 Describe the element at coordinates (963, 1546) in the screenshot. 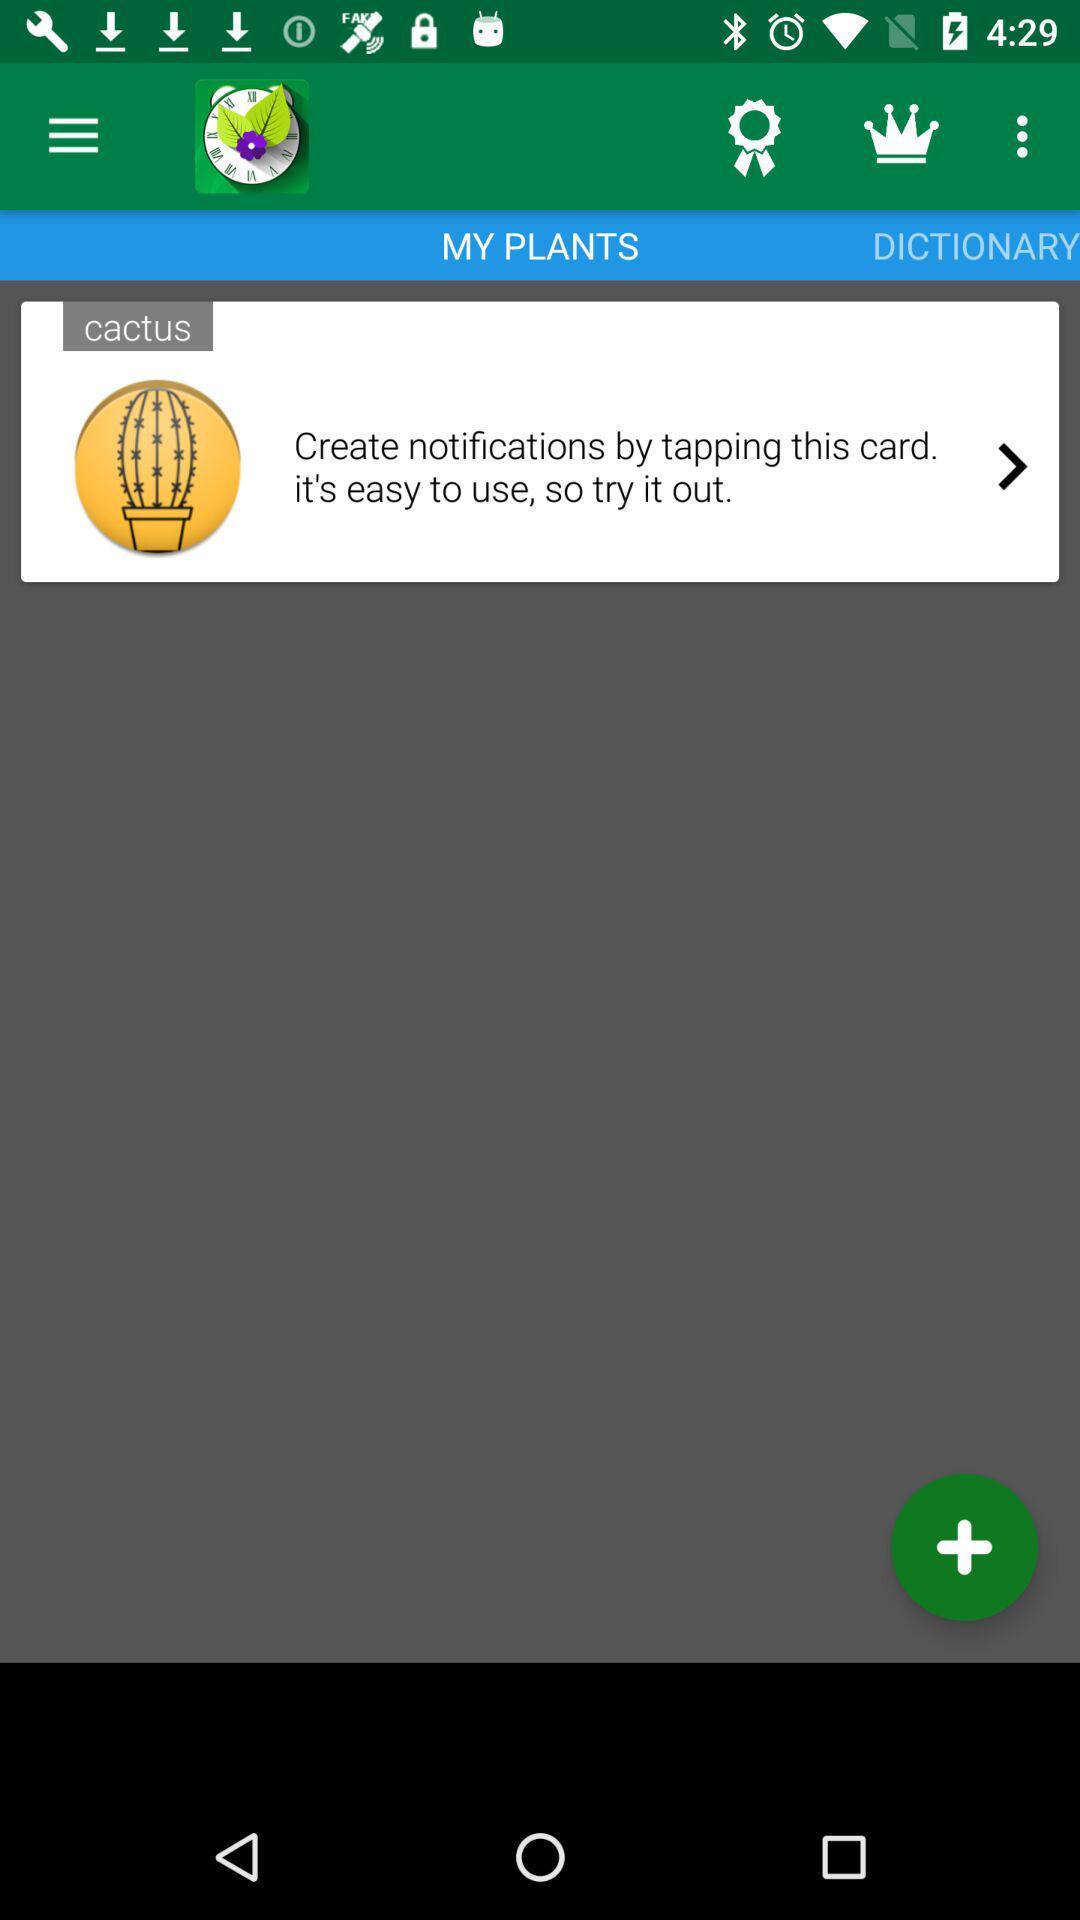

I see `the add icon` at that location.